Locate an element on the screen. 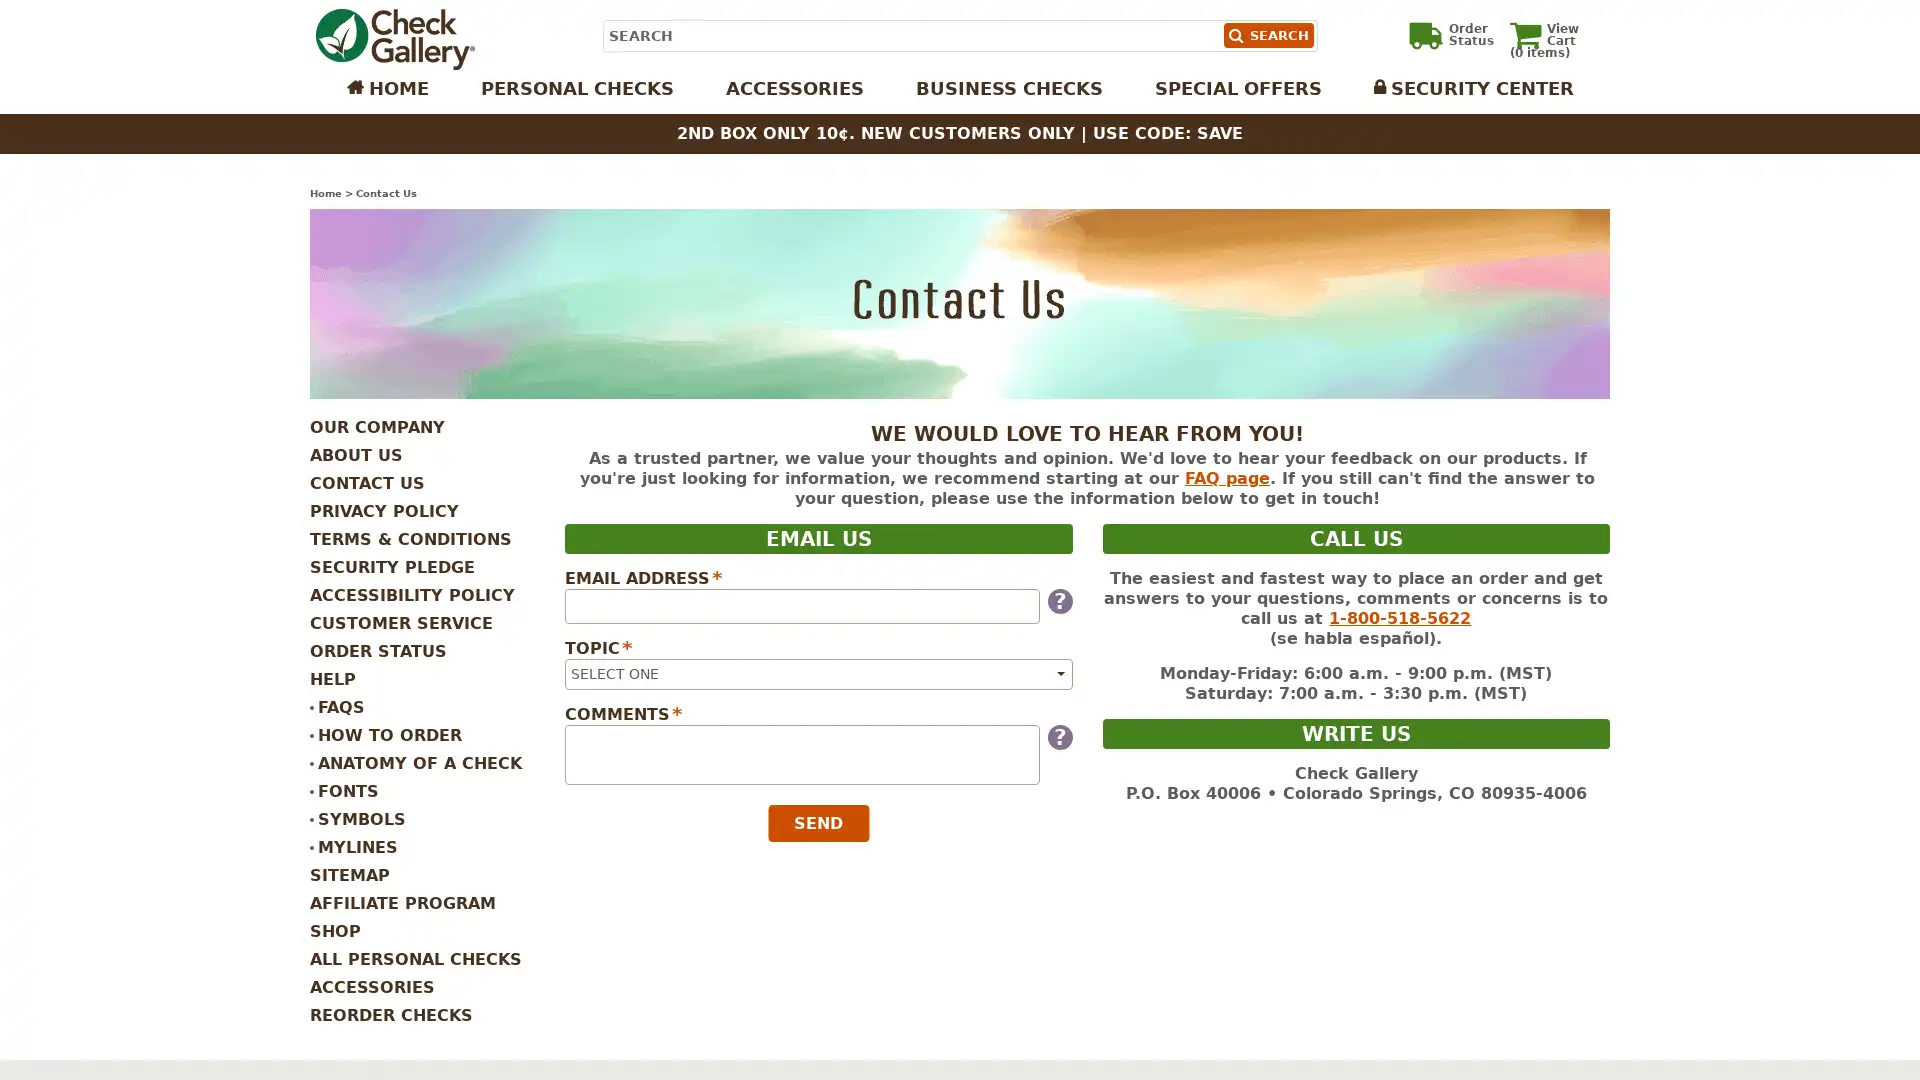 This screenshot has height=1080, width=1920. SEND is located at coordinates (818, 822).